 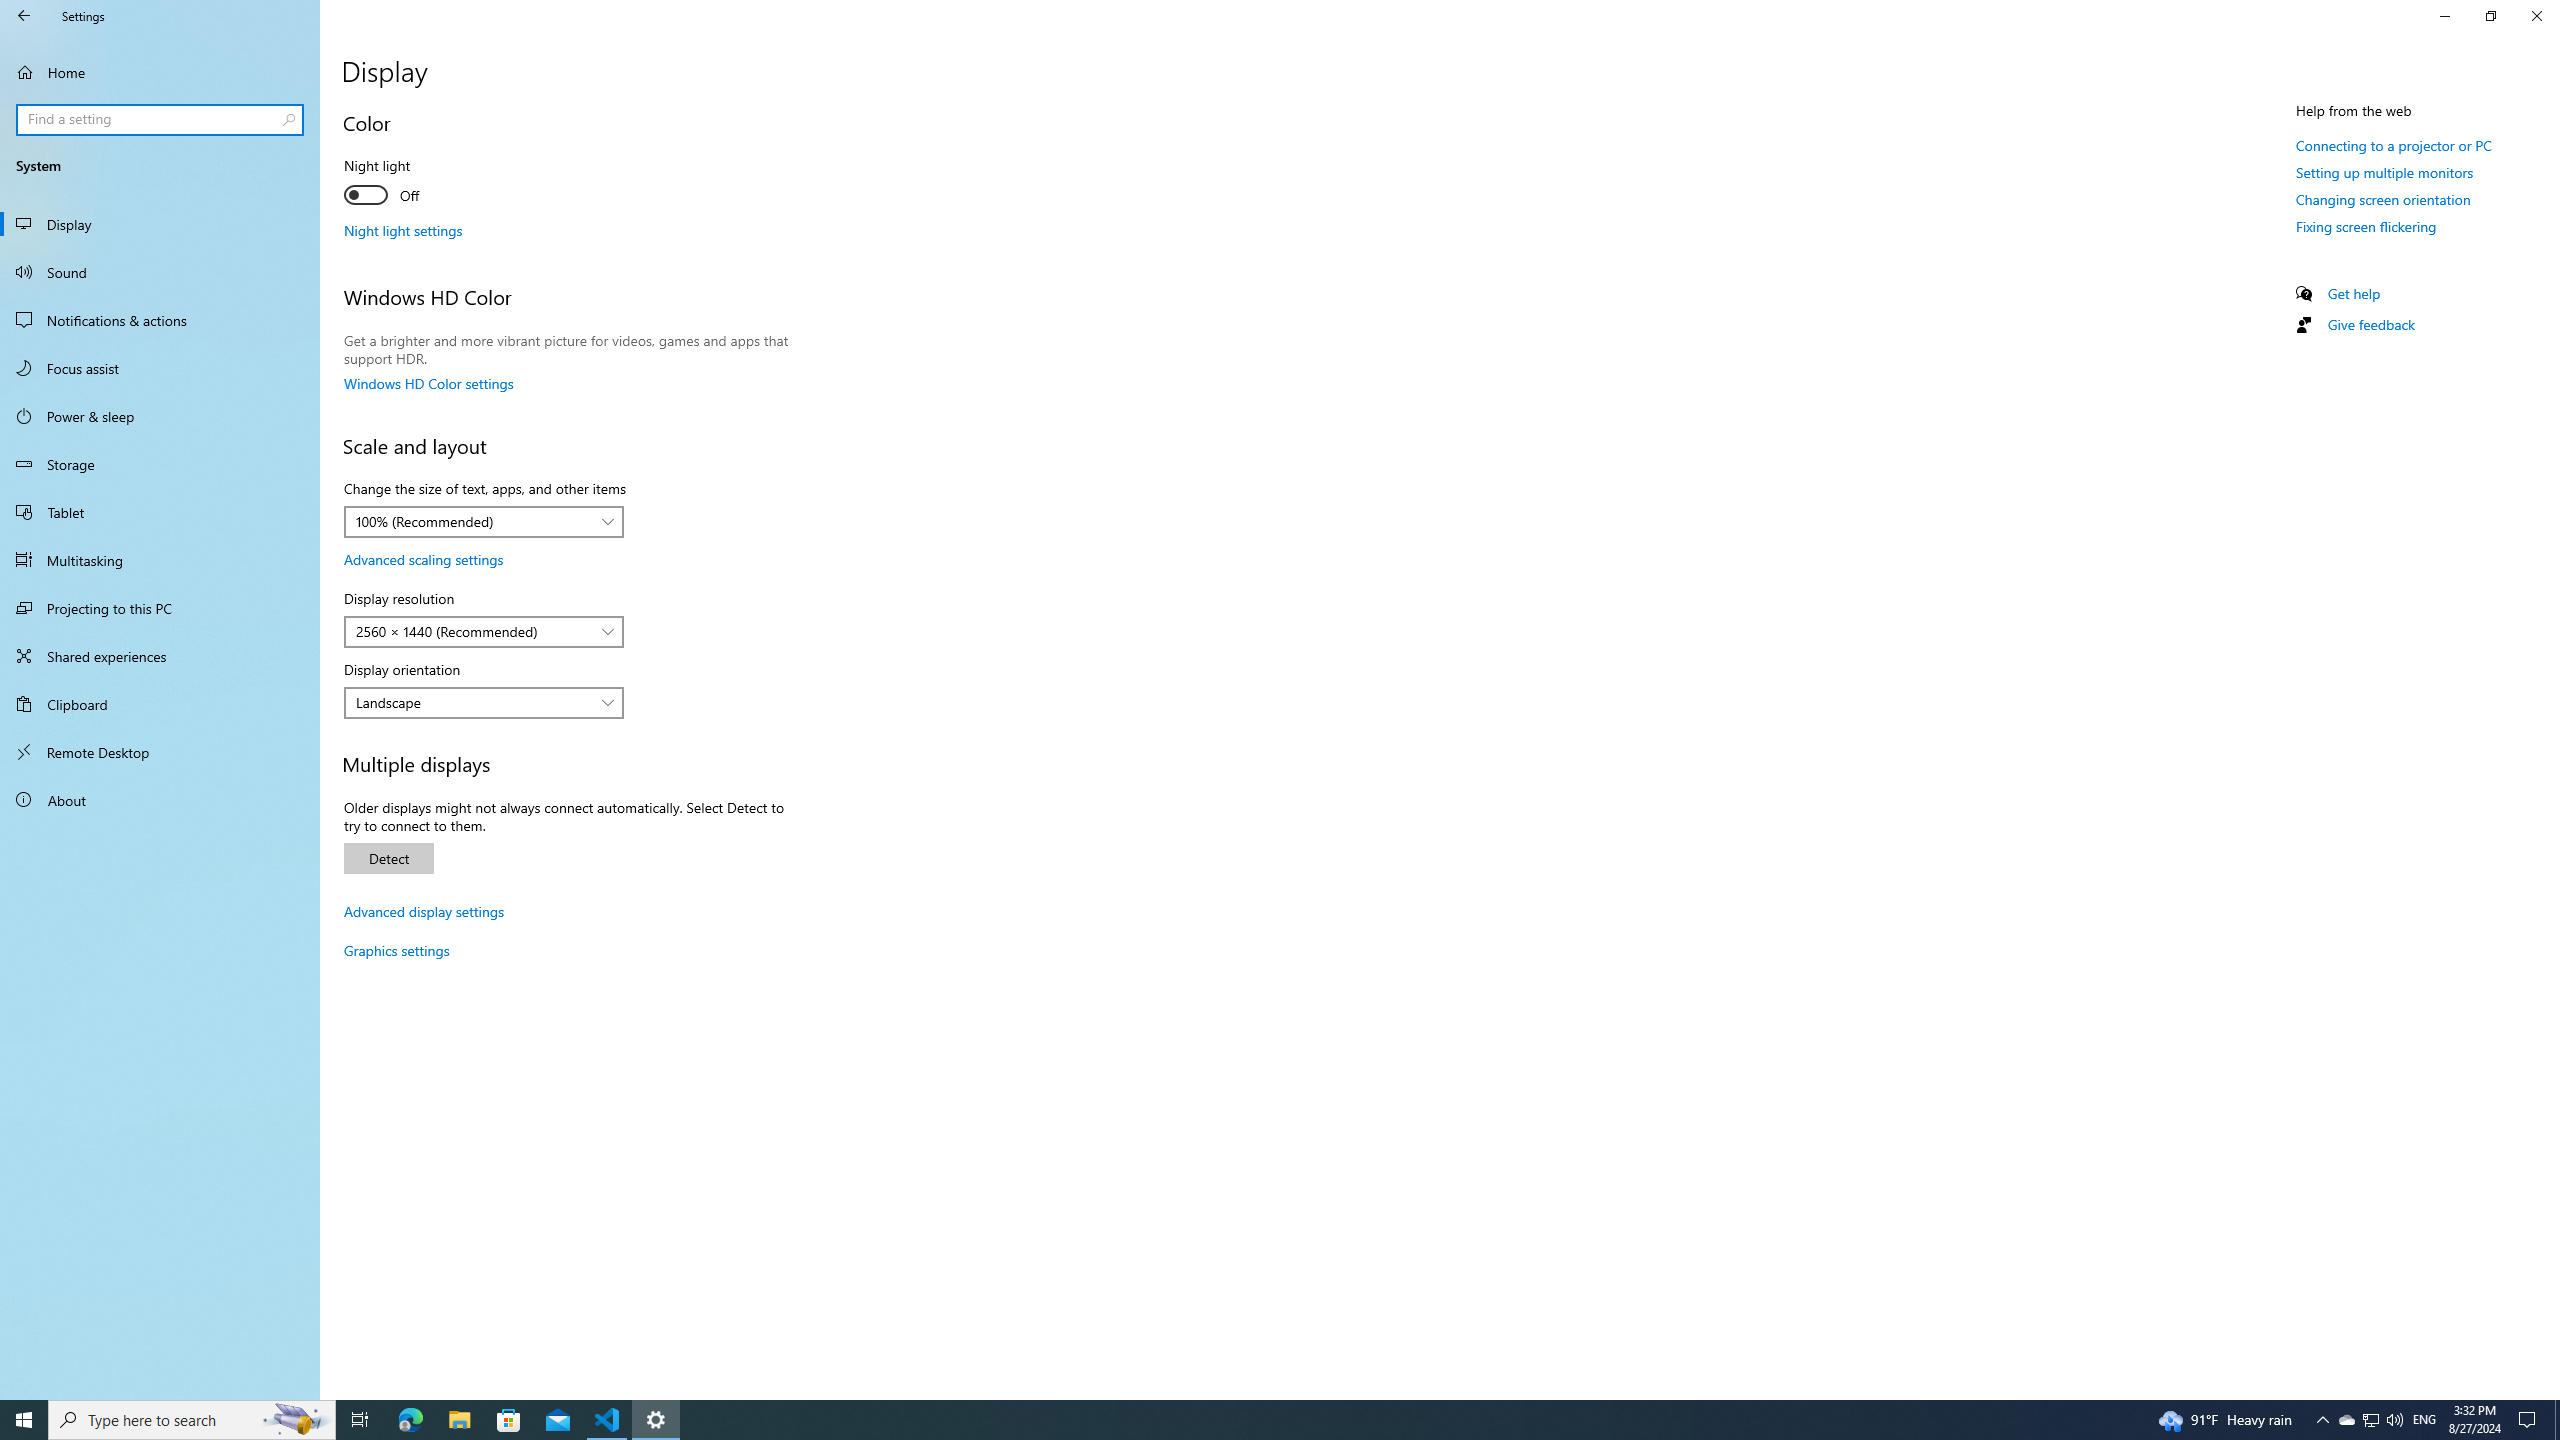 I want to click on 'Search box, Find a setting', so click(x=160, y=118).